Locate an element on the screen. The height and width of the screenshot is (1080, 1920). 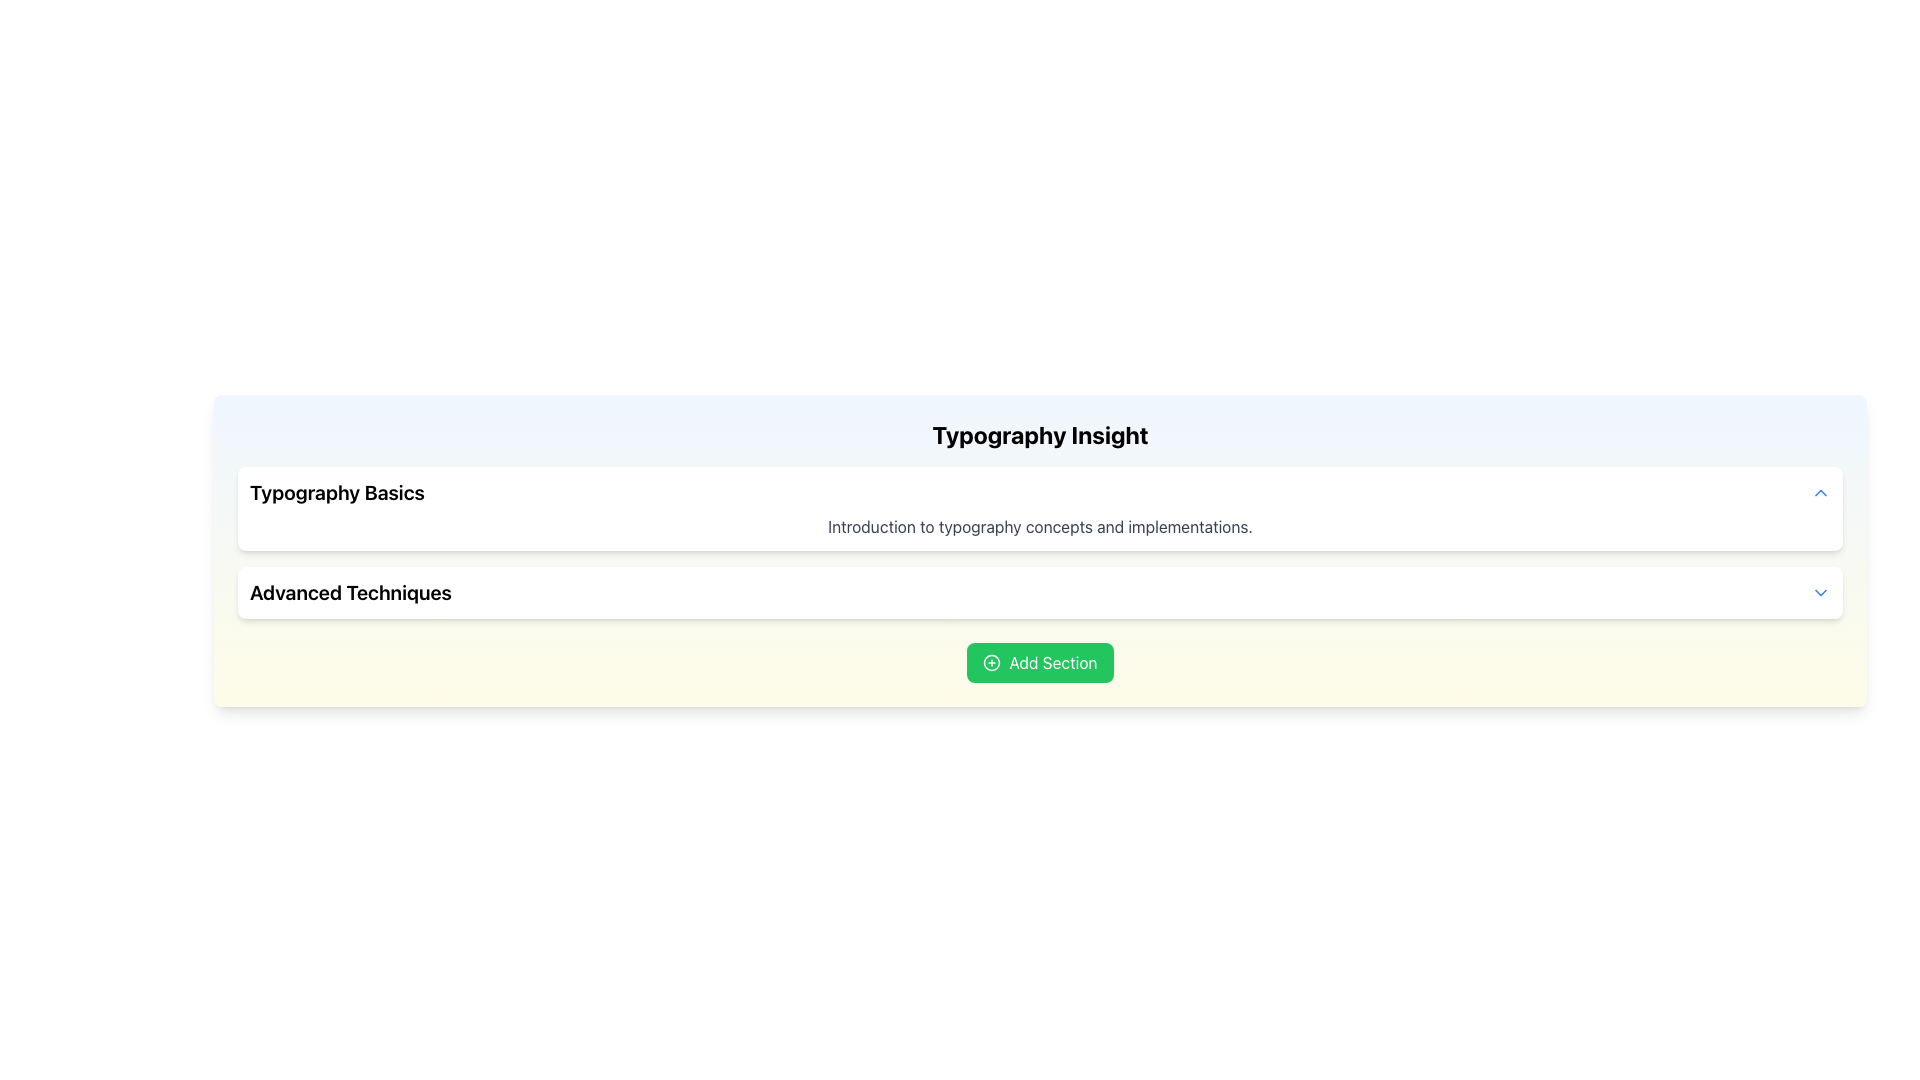
the dropdown toggle icon located at the far right of the 'Advanced Techniques' row is located at coordinates (1820, 592).